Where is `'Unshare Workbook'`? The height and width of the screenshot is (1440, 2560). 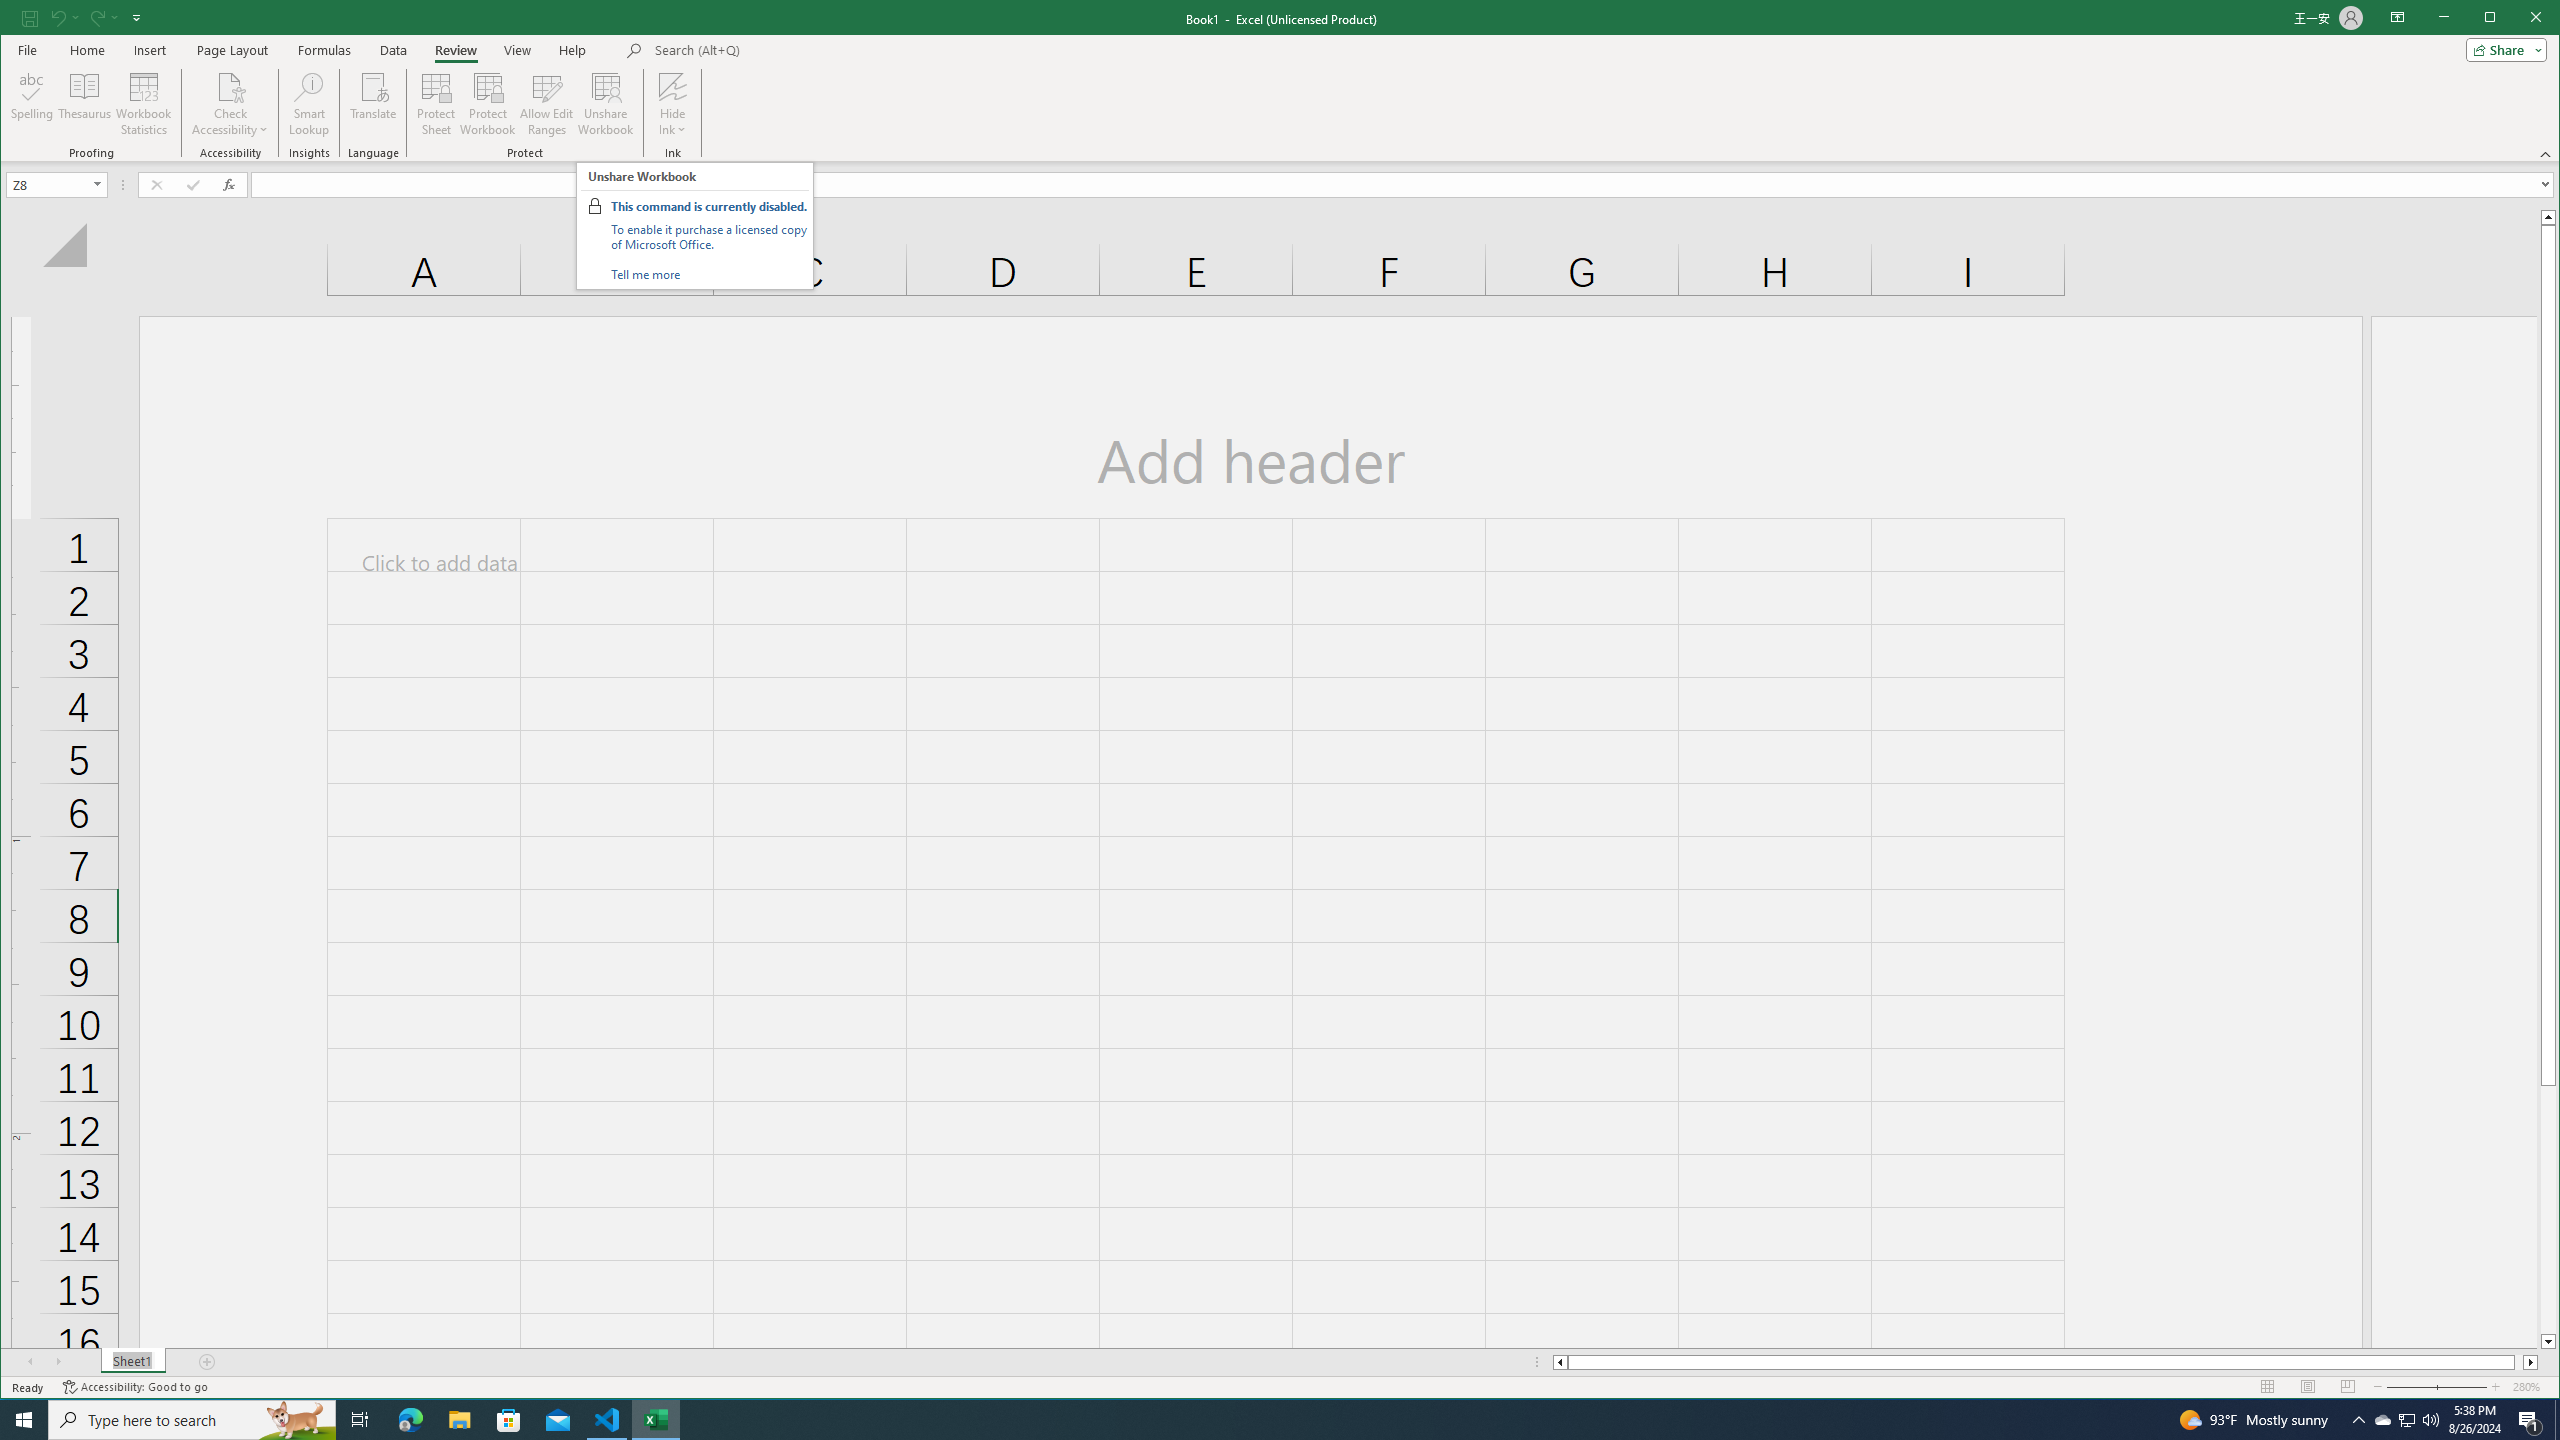 'Unshare Workbook' is located at coordinates (604, 103).